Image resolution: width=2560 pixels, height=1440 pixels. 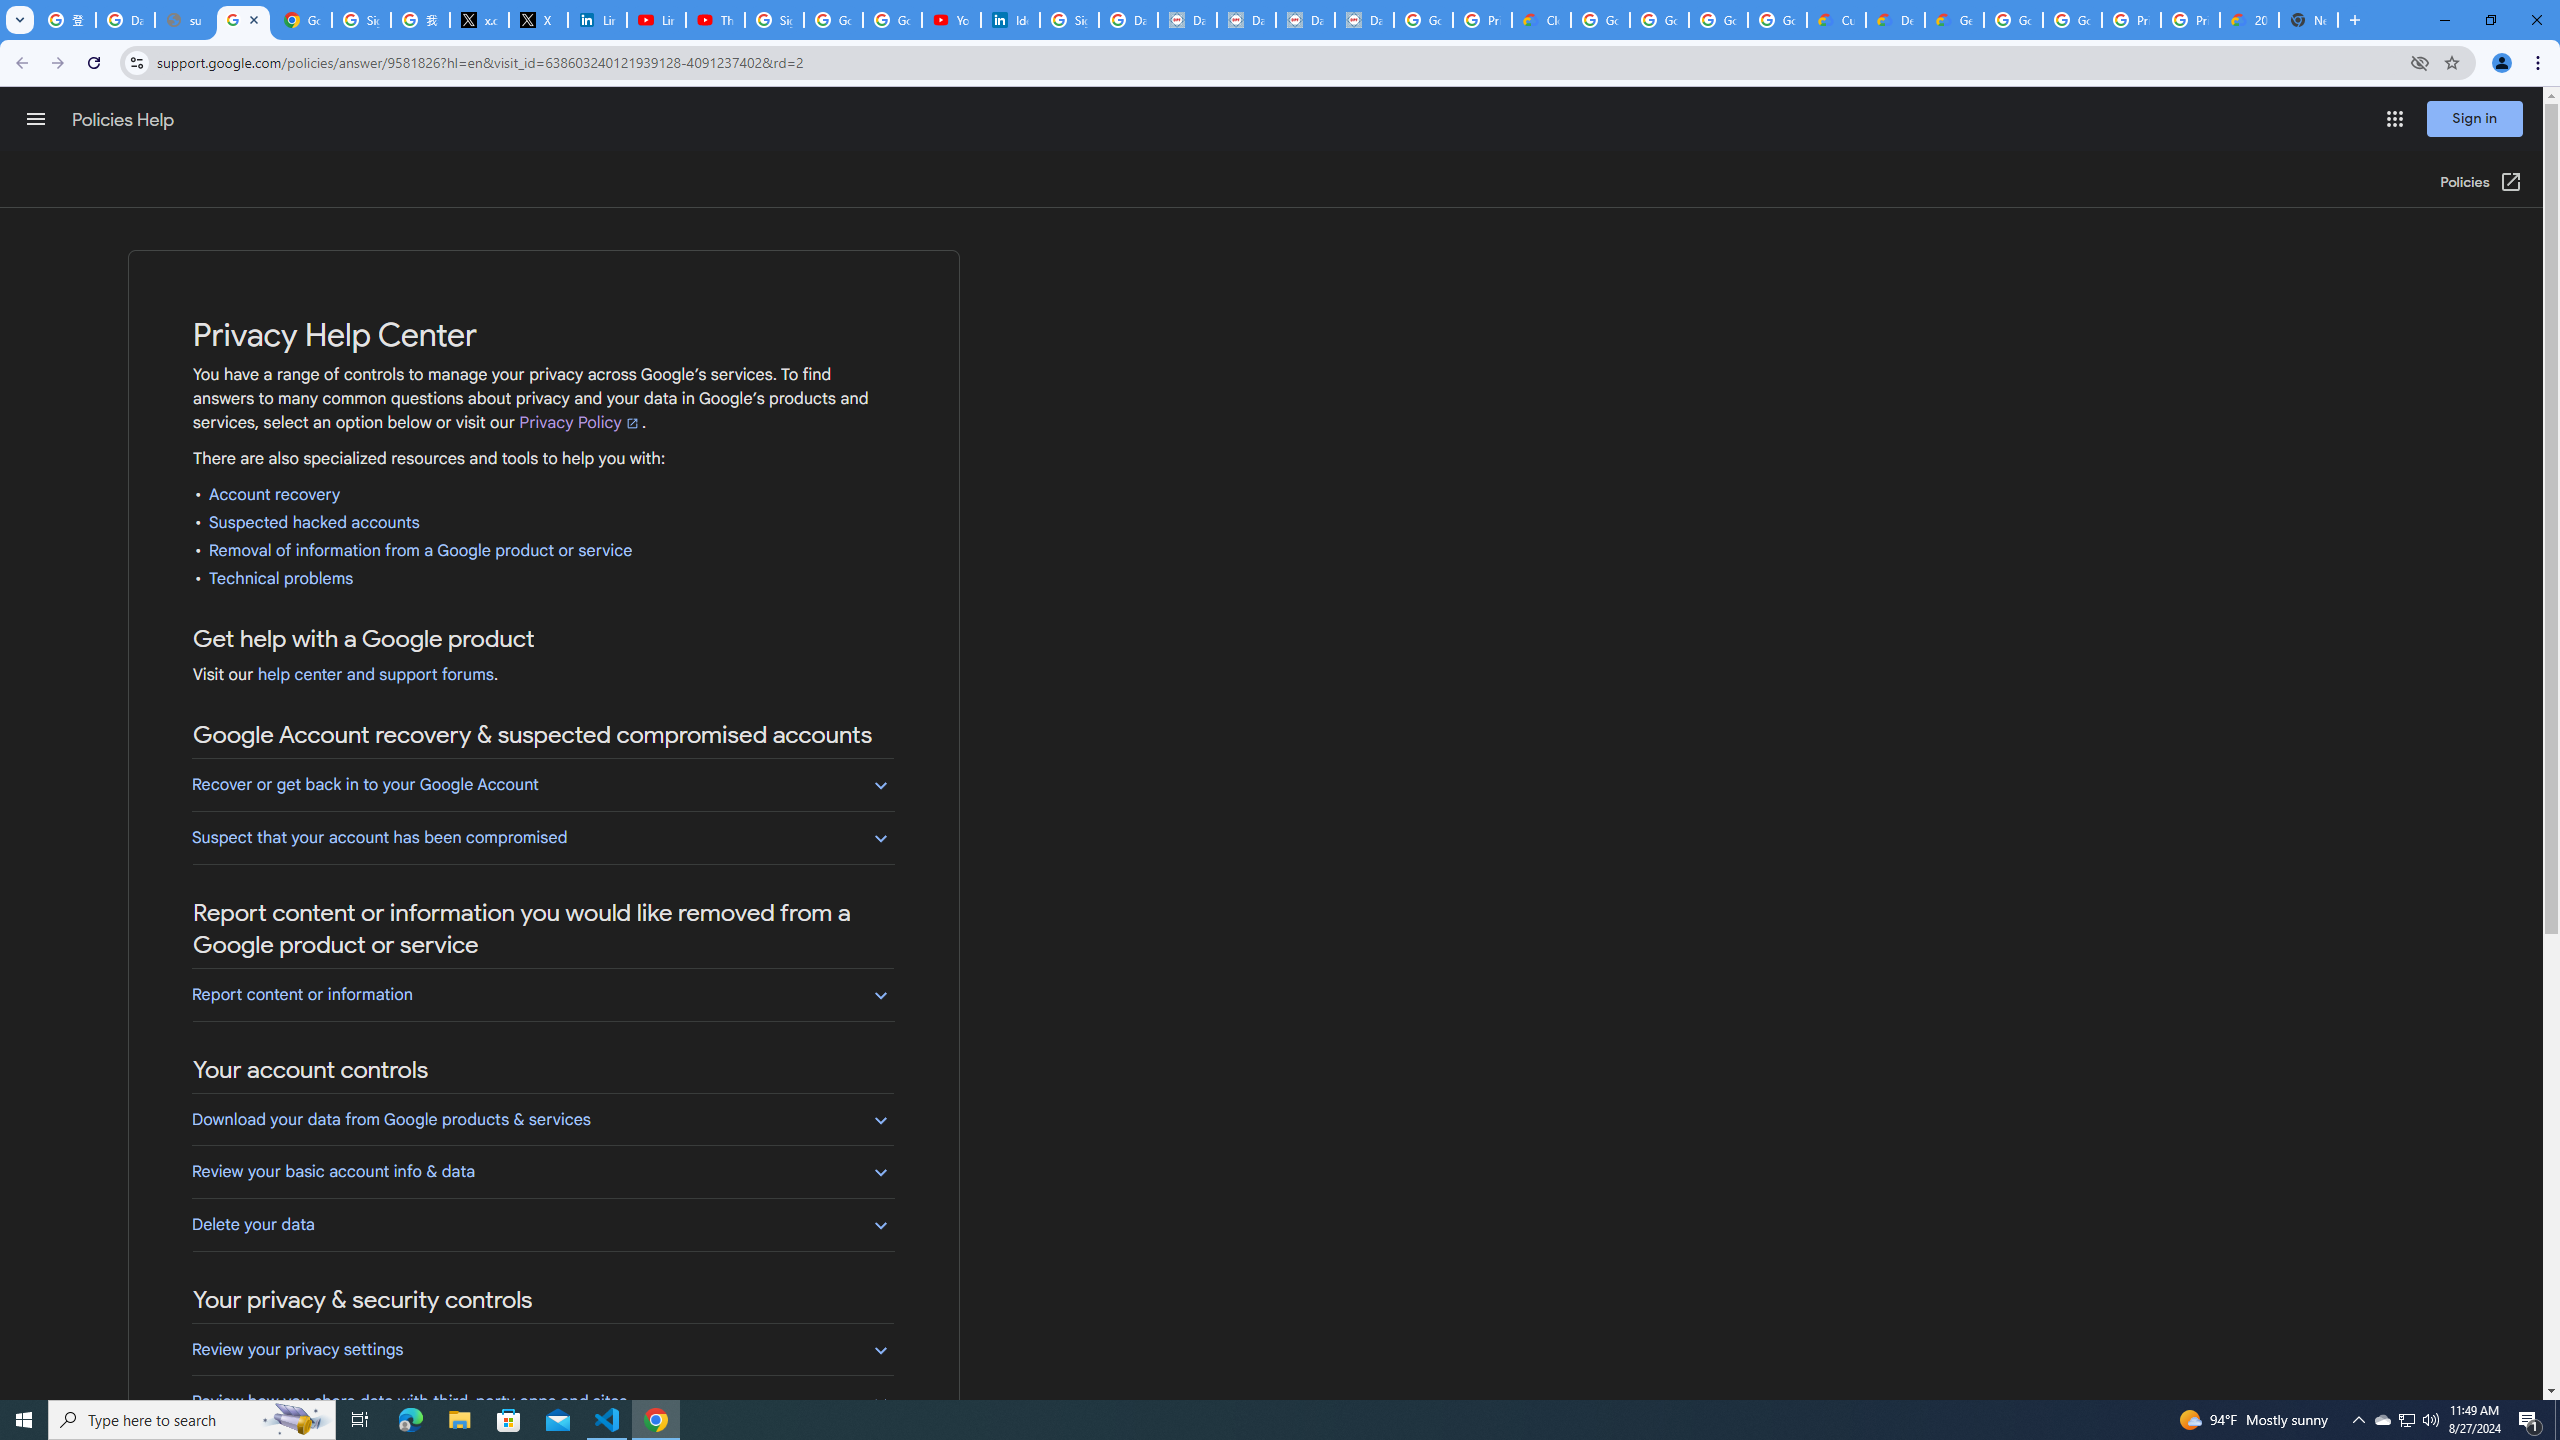 I want to click on 'Gemini for Business and Developers | Google Cloud', so click(x=1953, y=19).